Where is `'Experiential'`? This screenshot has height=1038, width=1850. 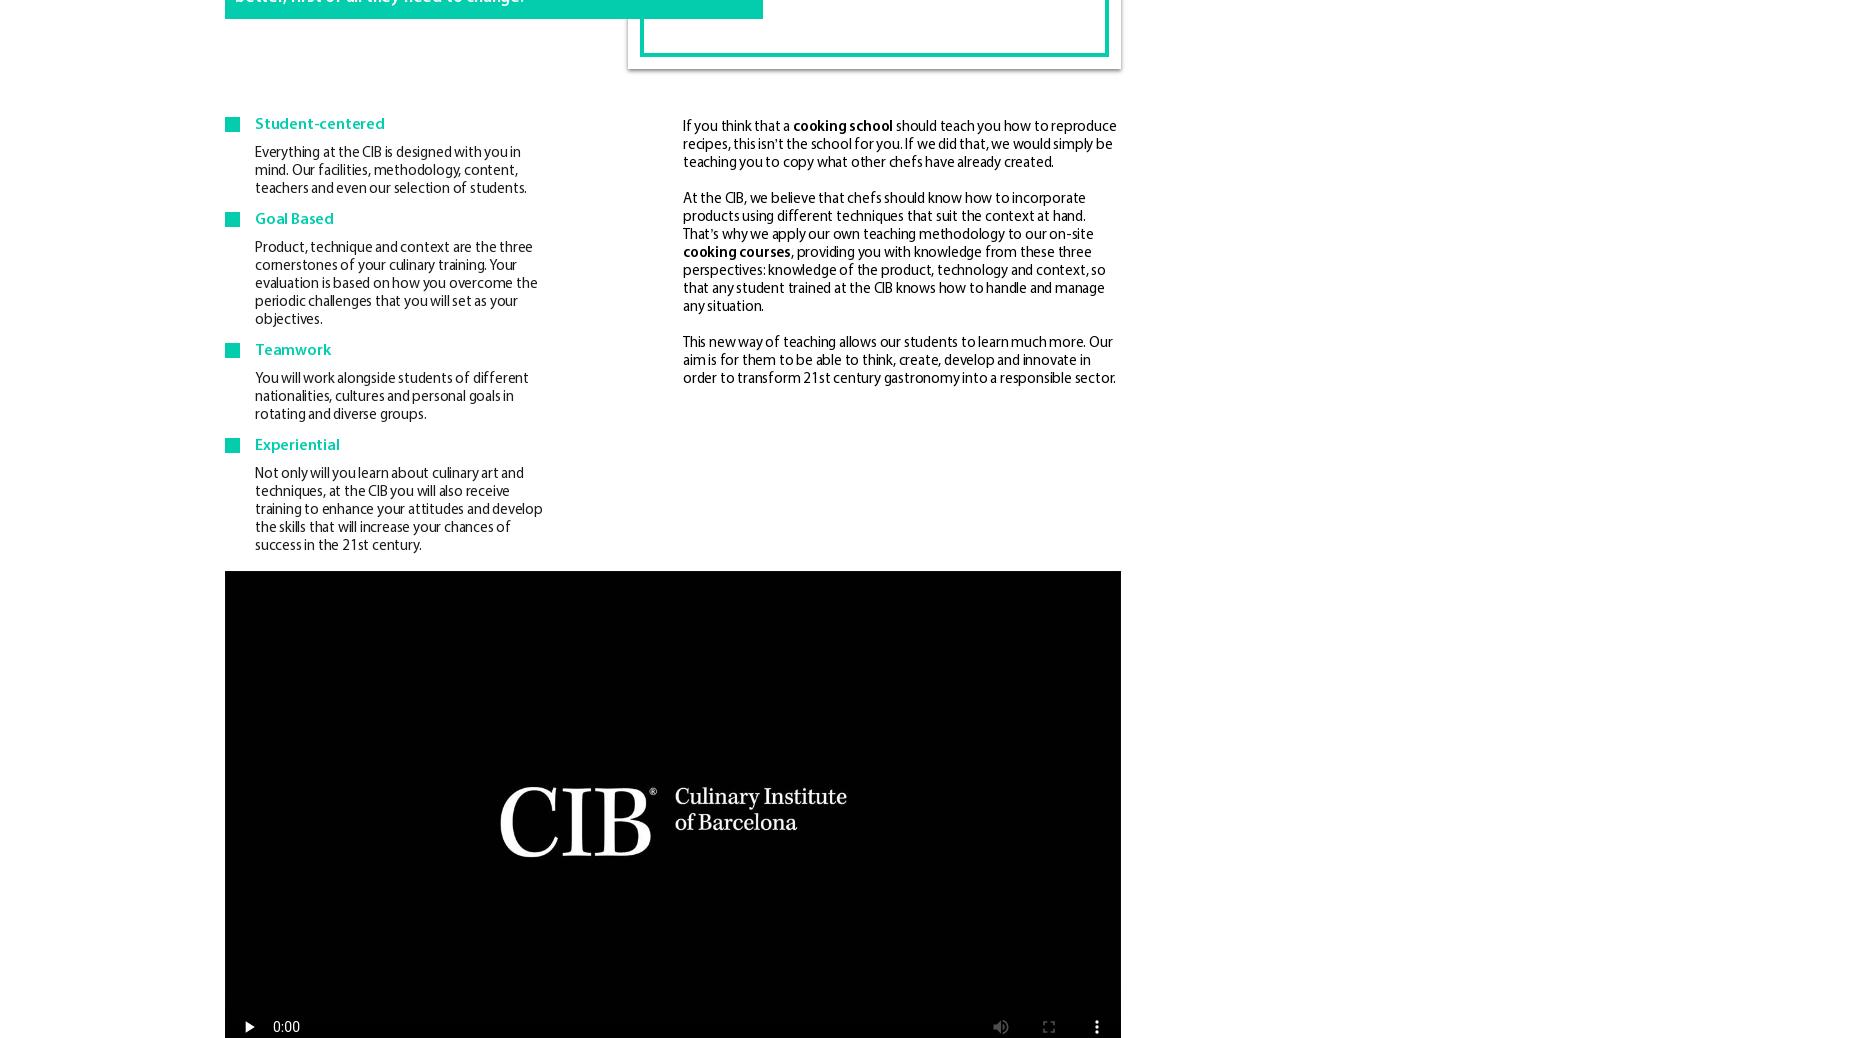
'Experiential' is located at coordinates (295, 446).